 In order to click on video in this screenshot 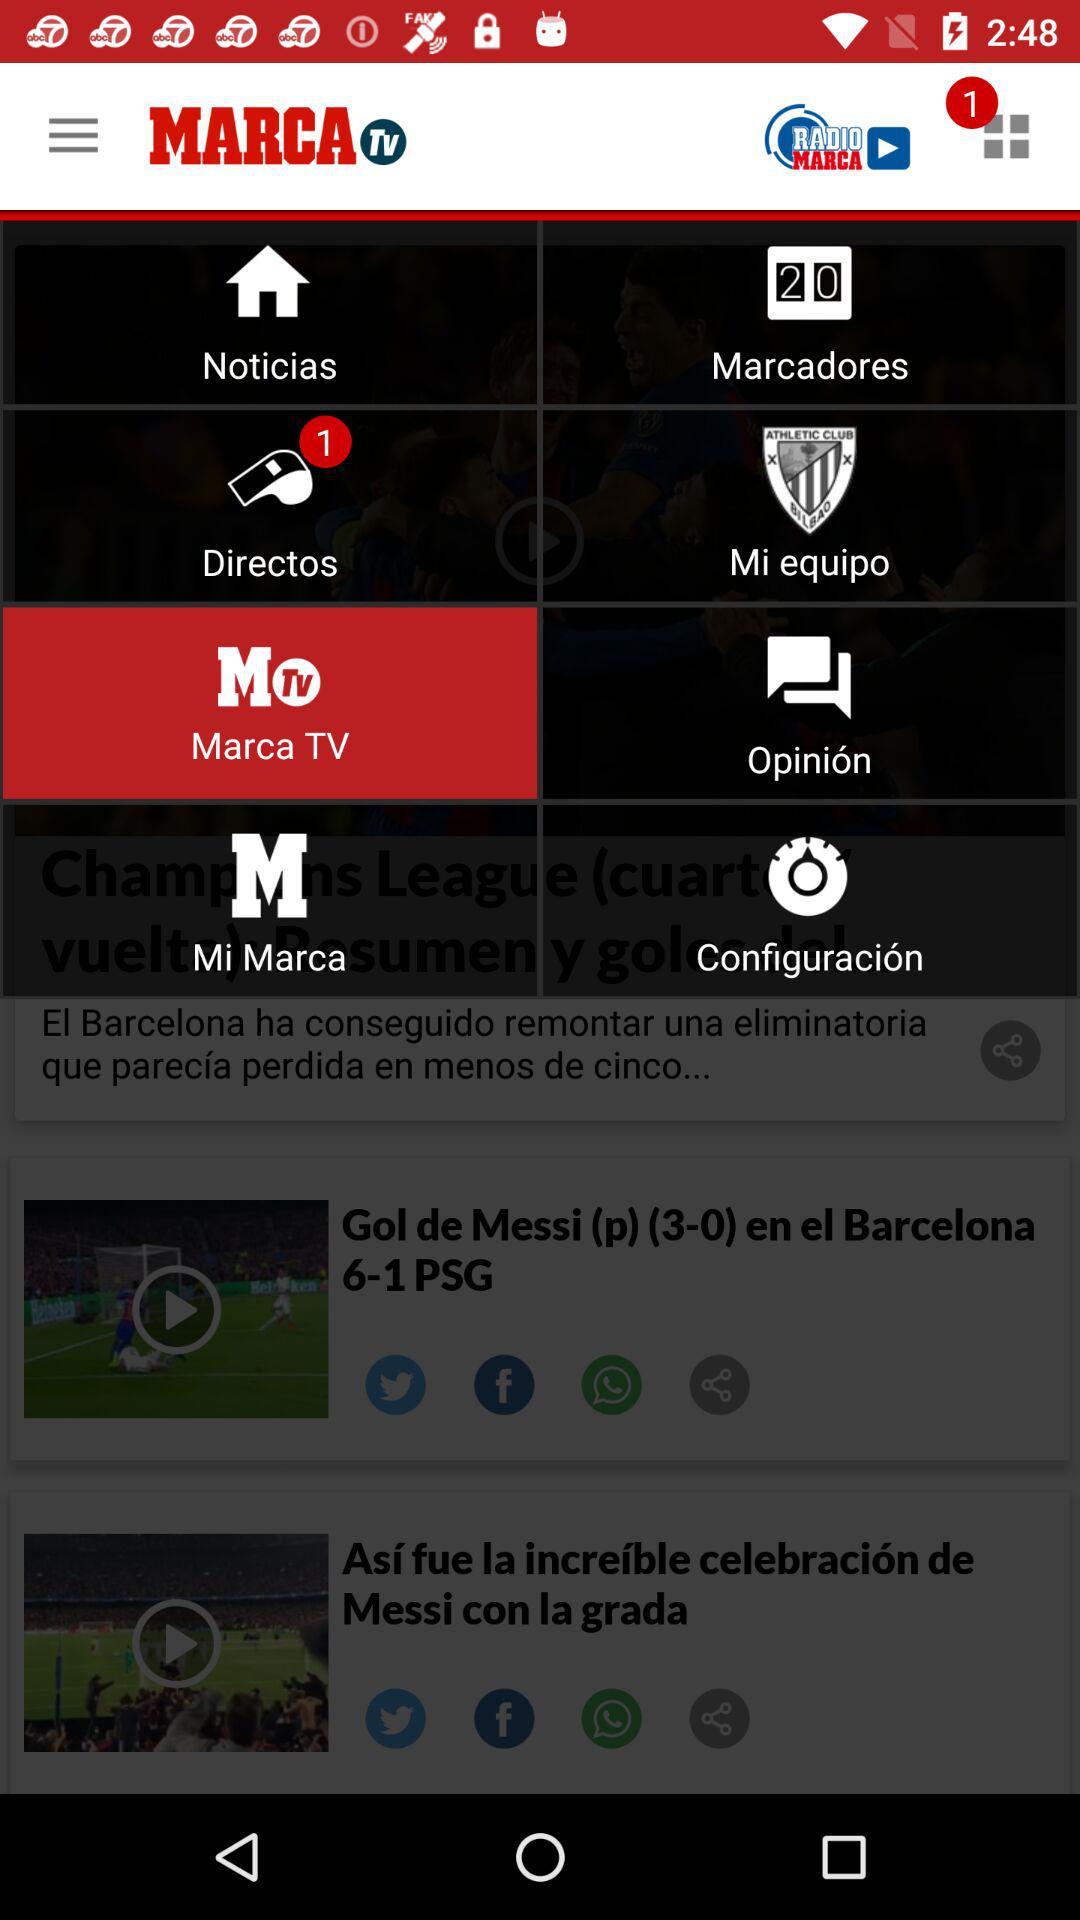, I will do `click(175, 1309)`.